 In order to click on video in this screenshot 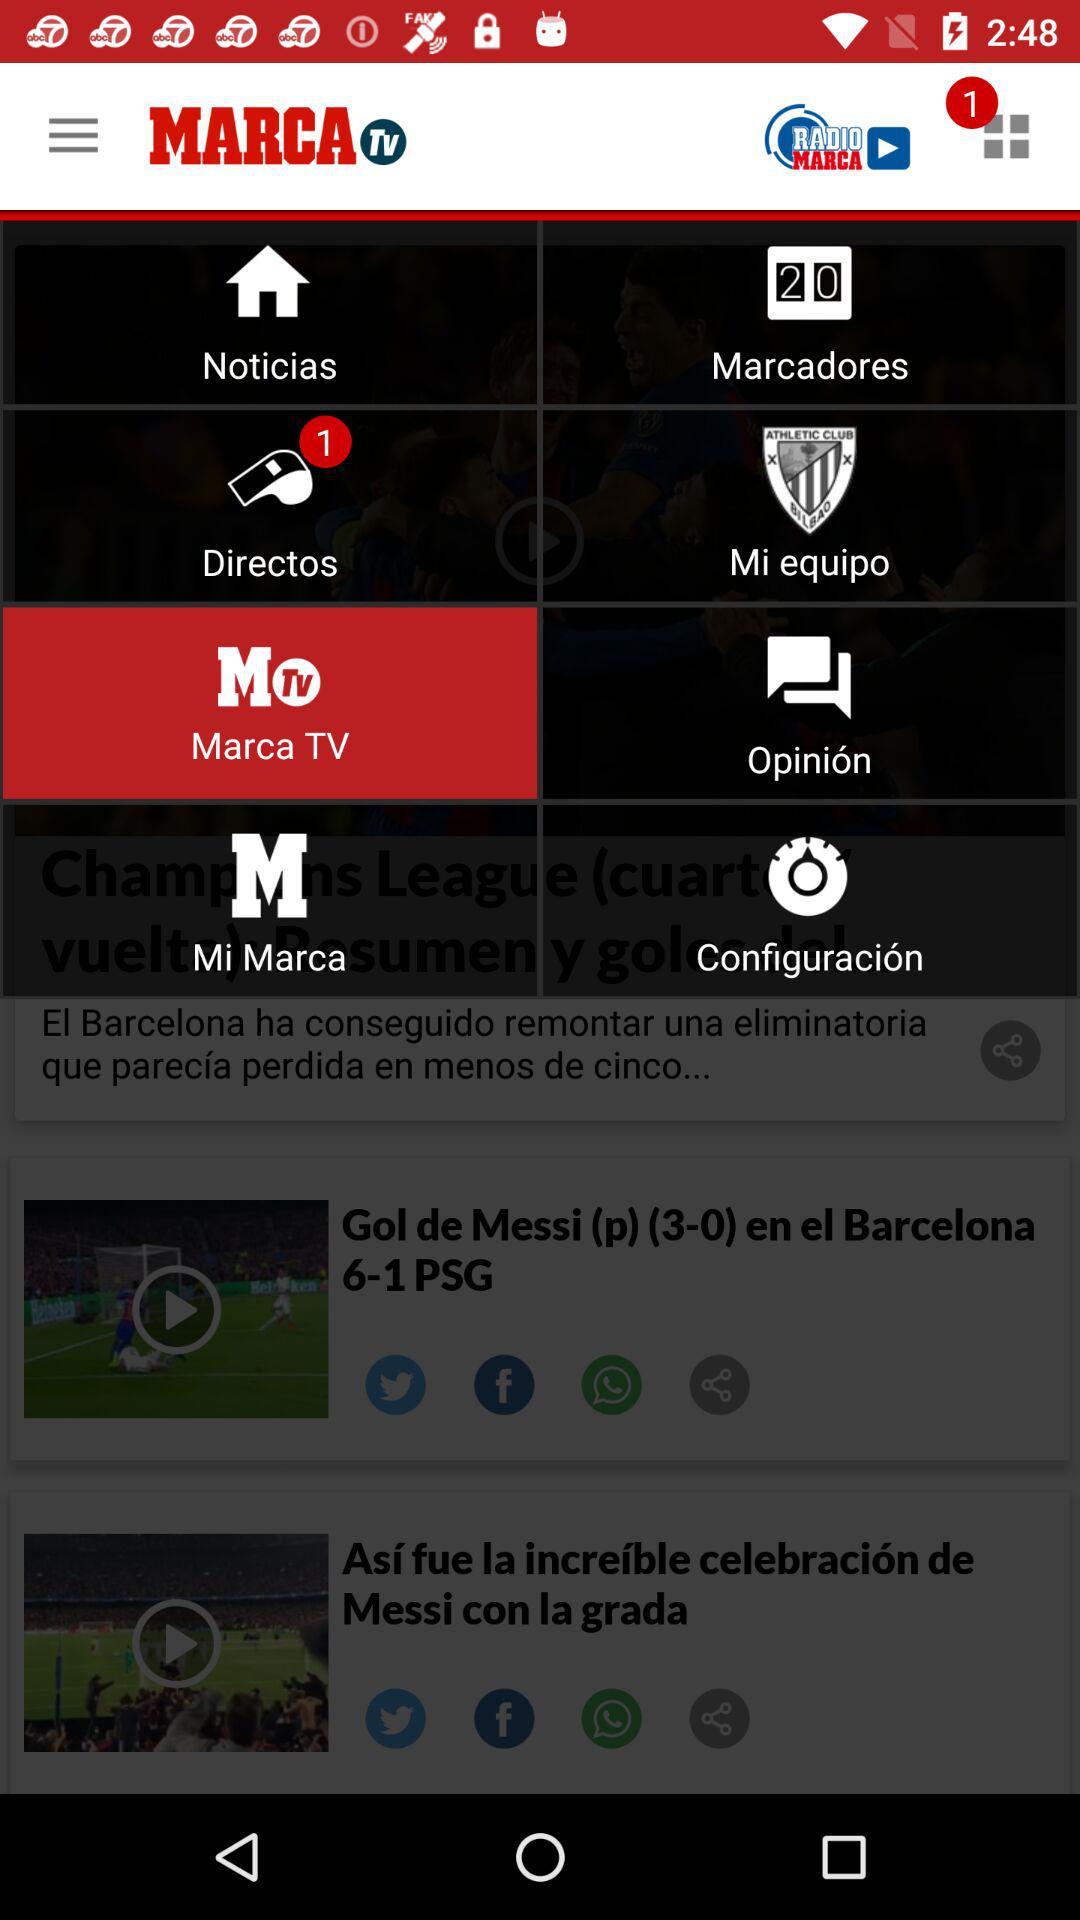, I will do `click(175, 1309)`.